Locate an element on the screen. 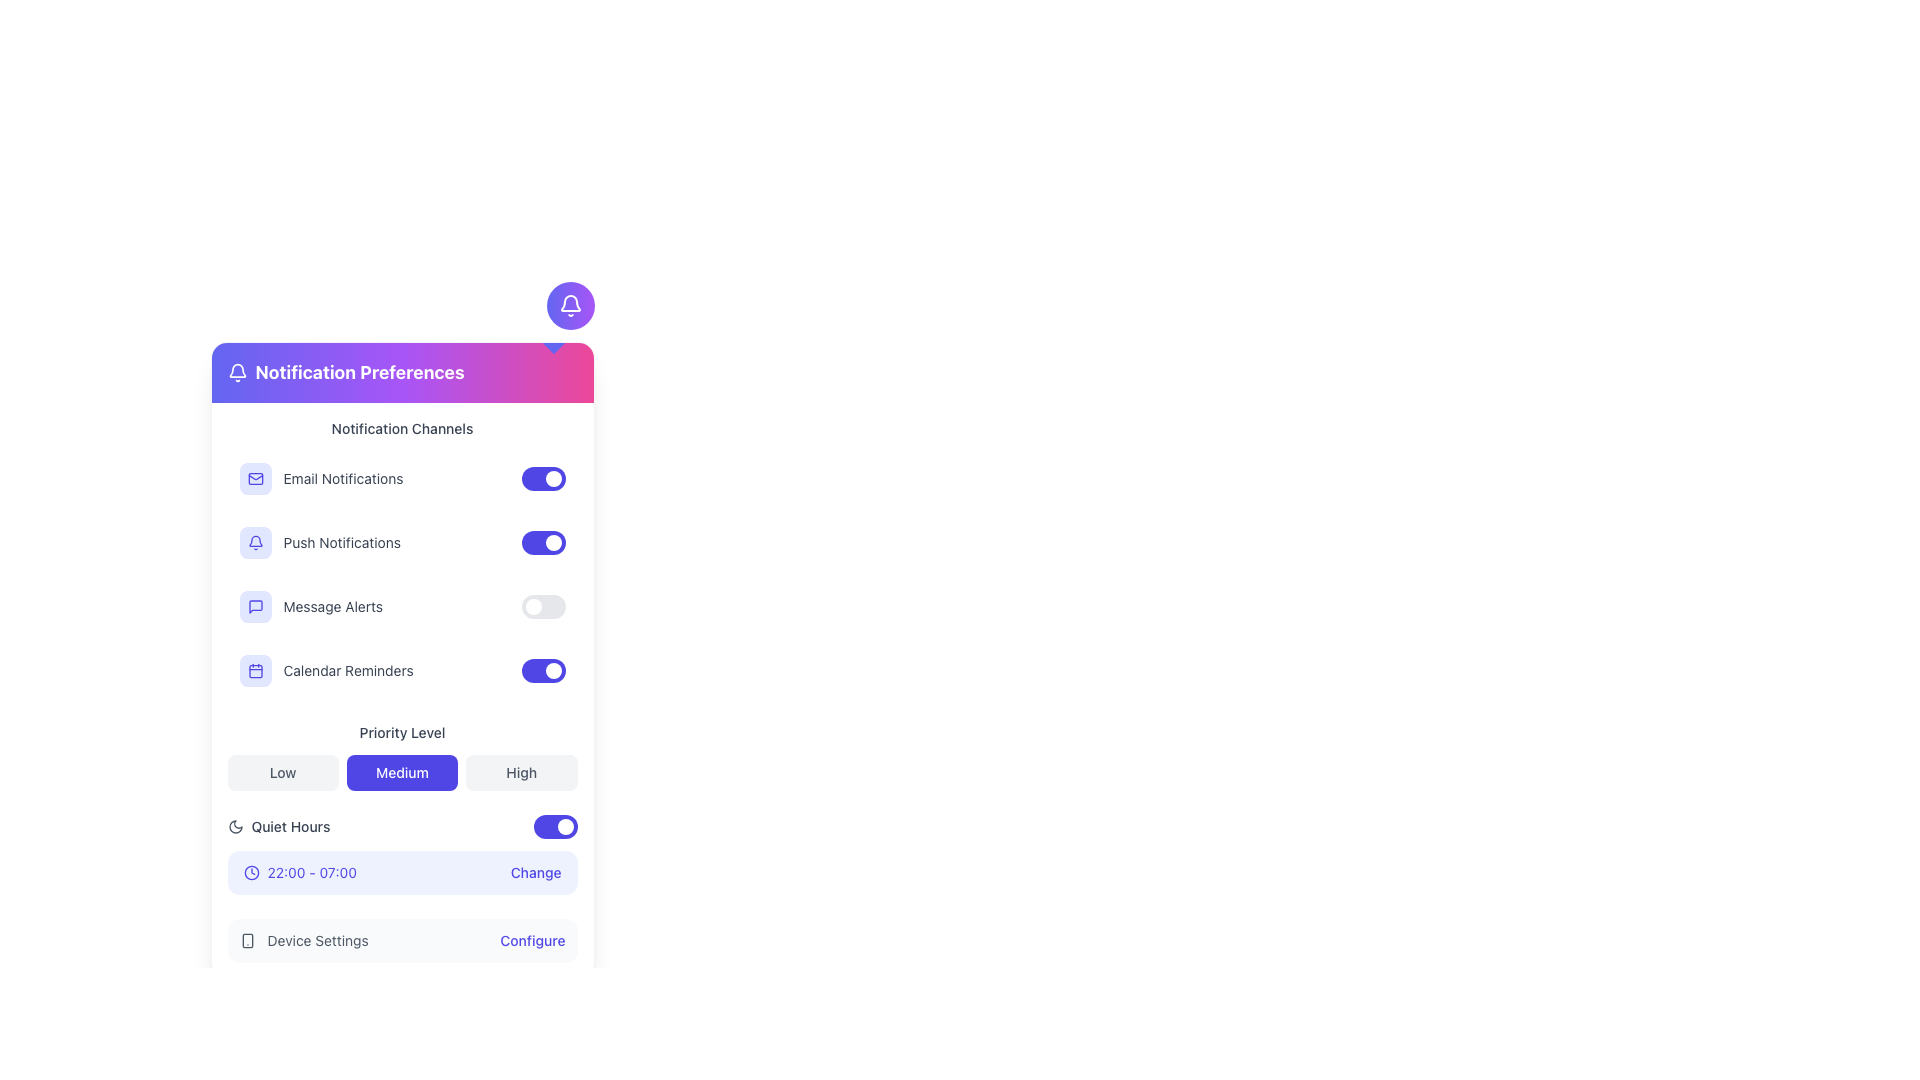 The height and width of the screenshot is (1080, 1920). the toggle switch in the 'Quiet Hours' section to change its state from ON to OFF or OFF to ON is located at coordinates (555, 826).